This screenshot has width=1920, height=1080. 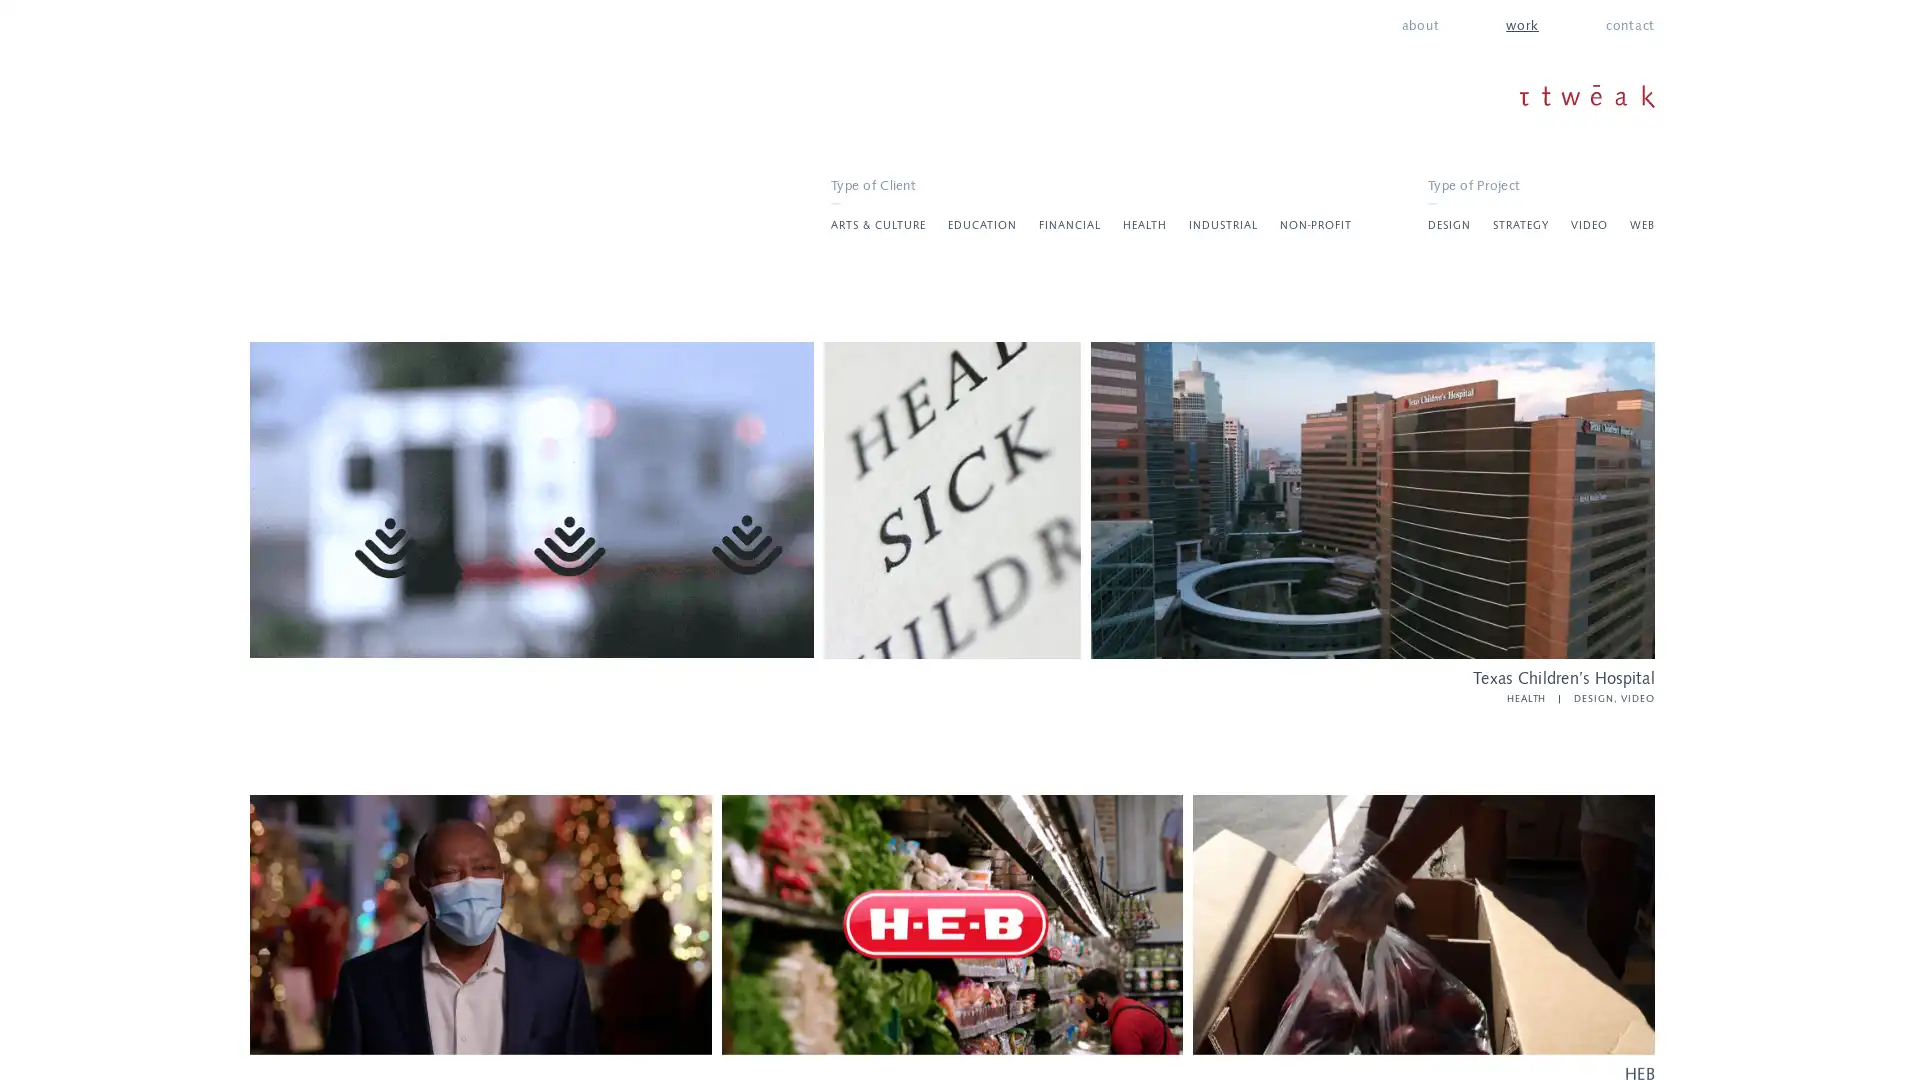 What do you see at coordinates (1145, 225) in the screenshot?
I see `HEALTH` at bounding box center [1145, 225].